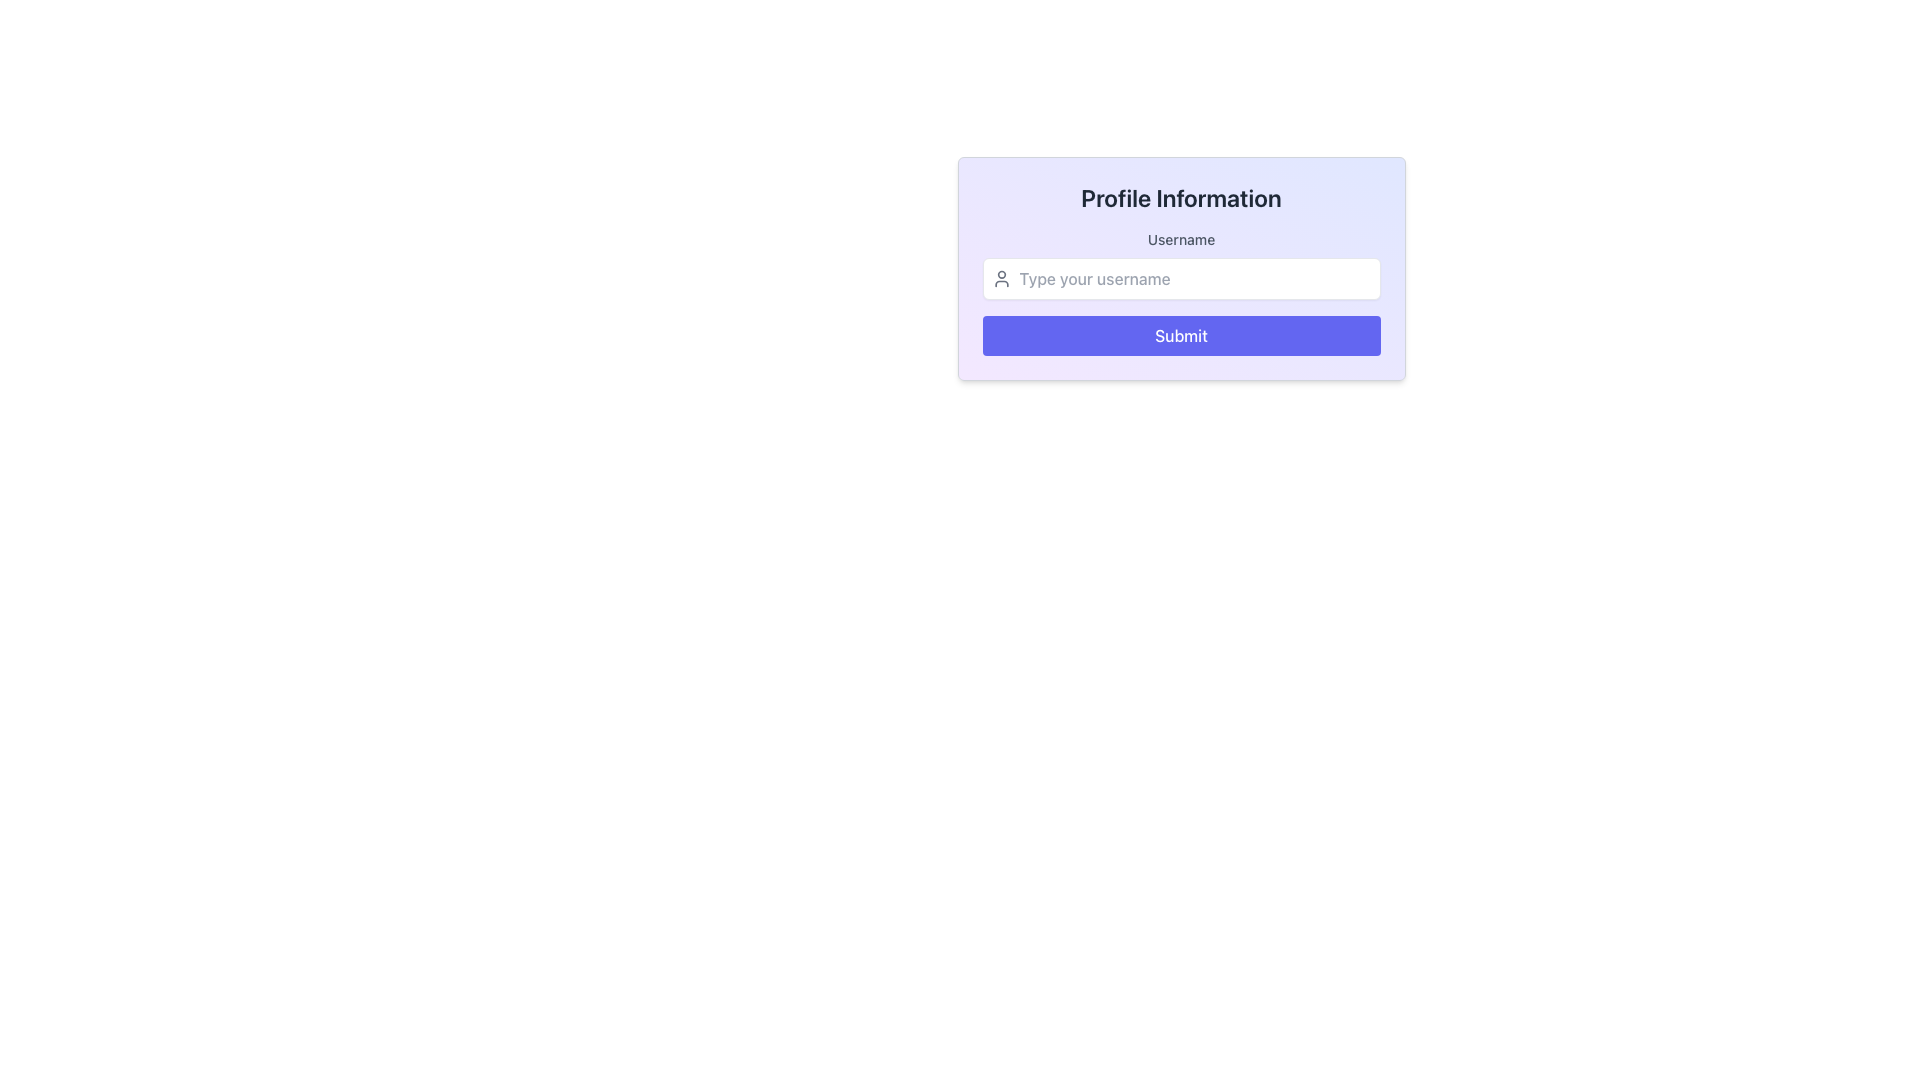 Image resolution: width=1920 pixels, height=1080 pixels. Describe the element at coordinates (1181, 238) in the screenshot. I see `the Static text label displaying 'Username' that is located above the text input box` at that location.